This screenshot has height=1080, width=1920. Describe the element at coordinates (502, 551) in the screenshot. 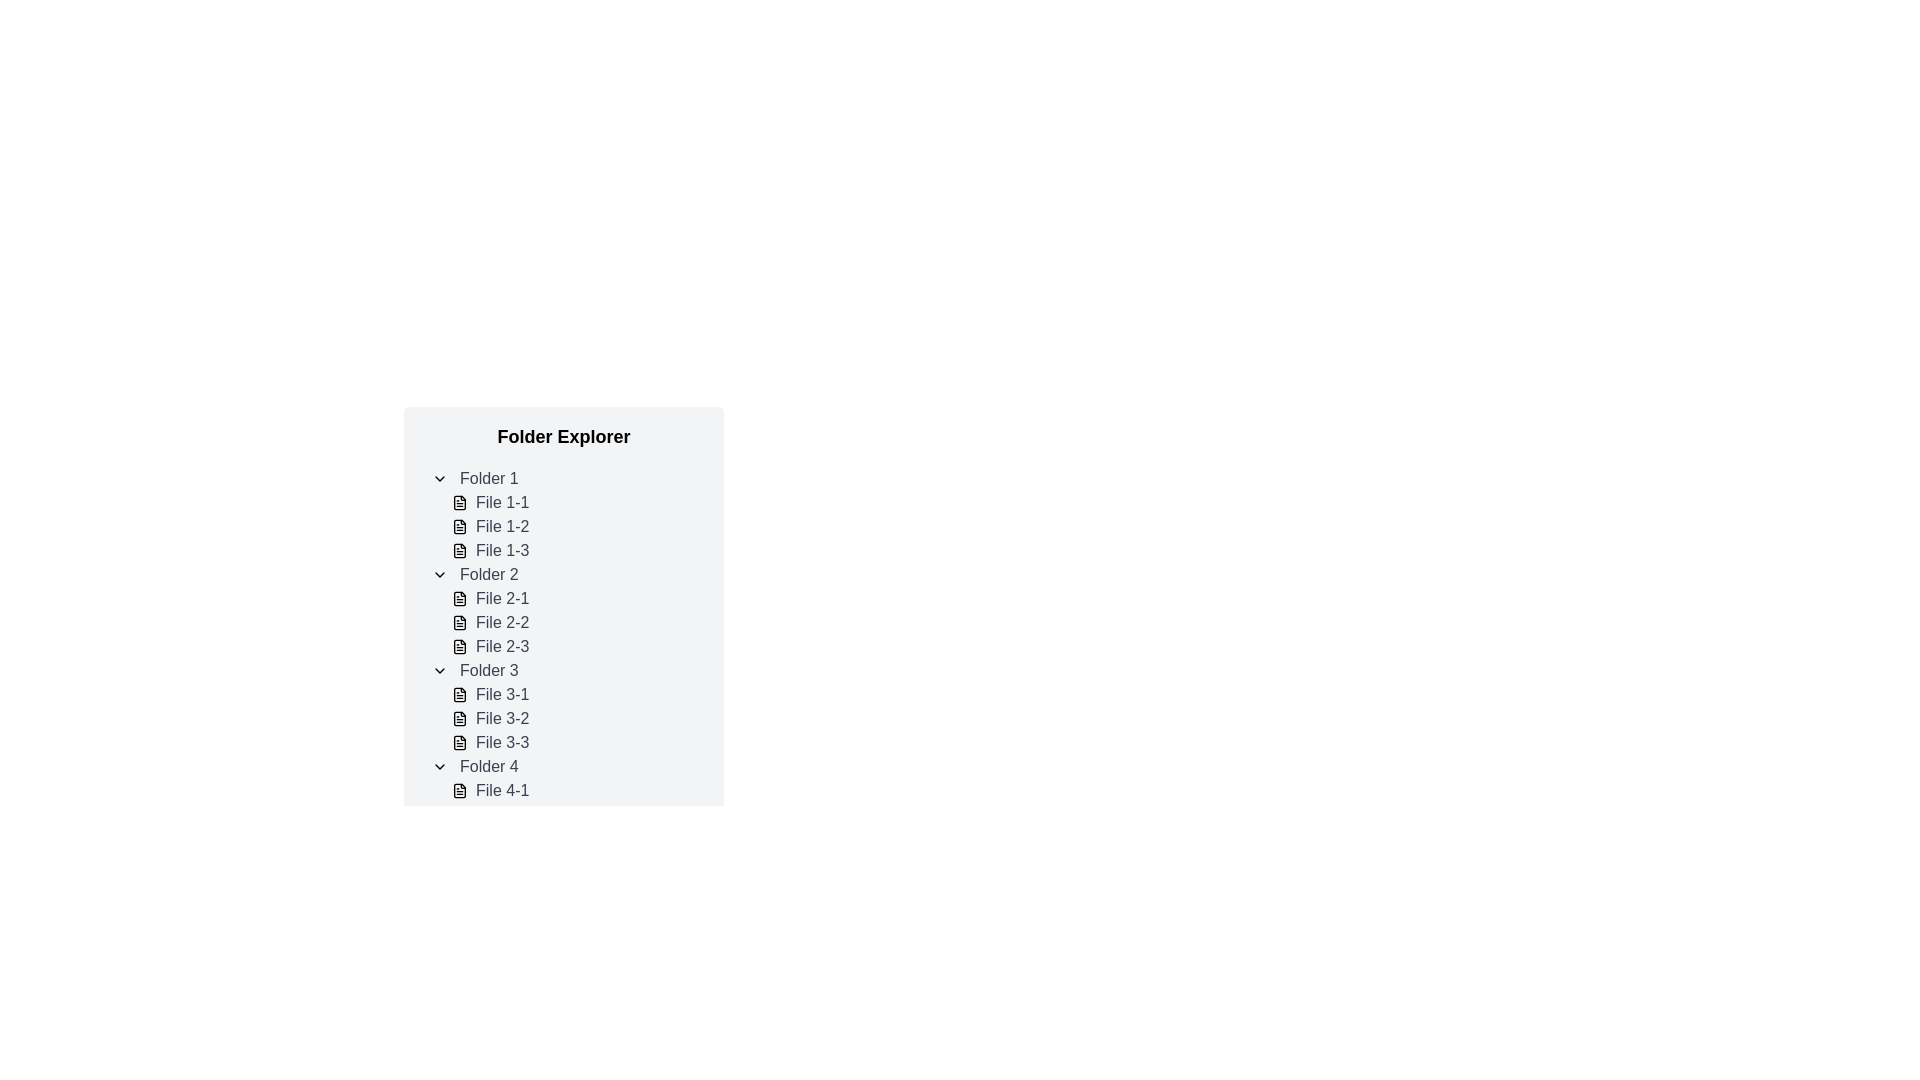

I see `the label representing the file named 'File 1-3' in the file explorer` at that location.